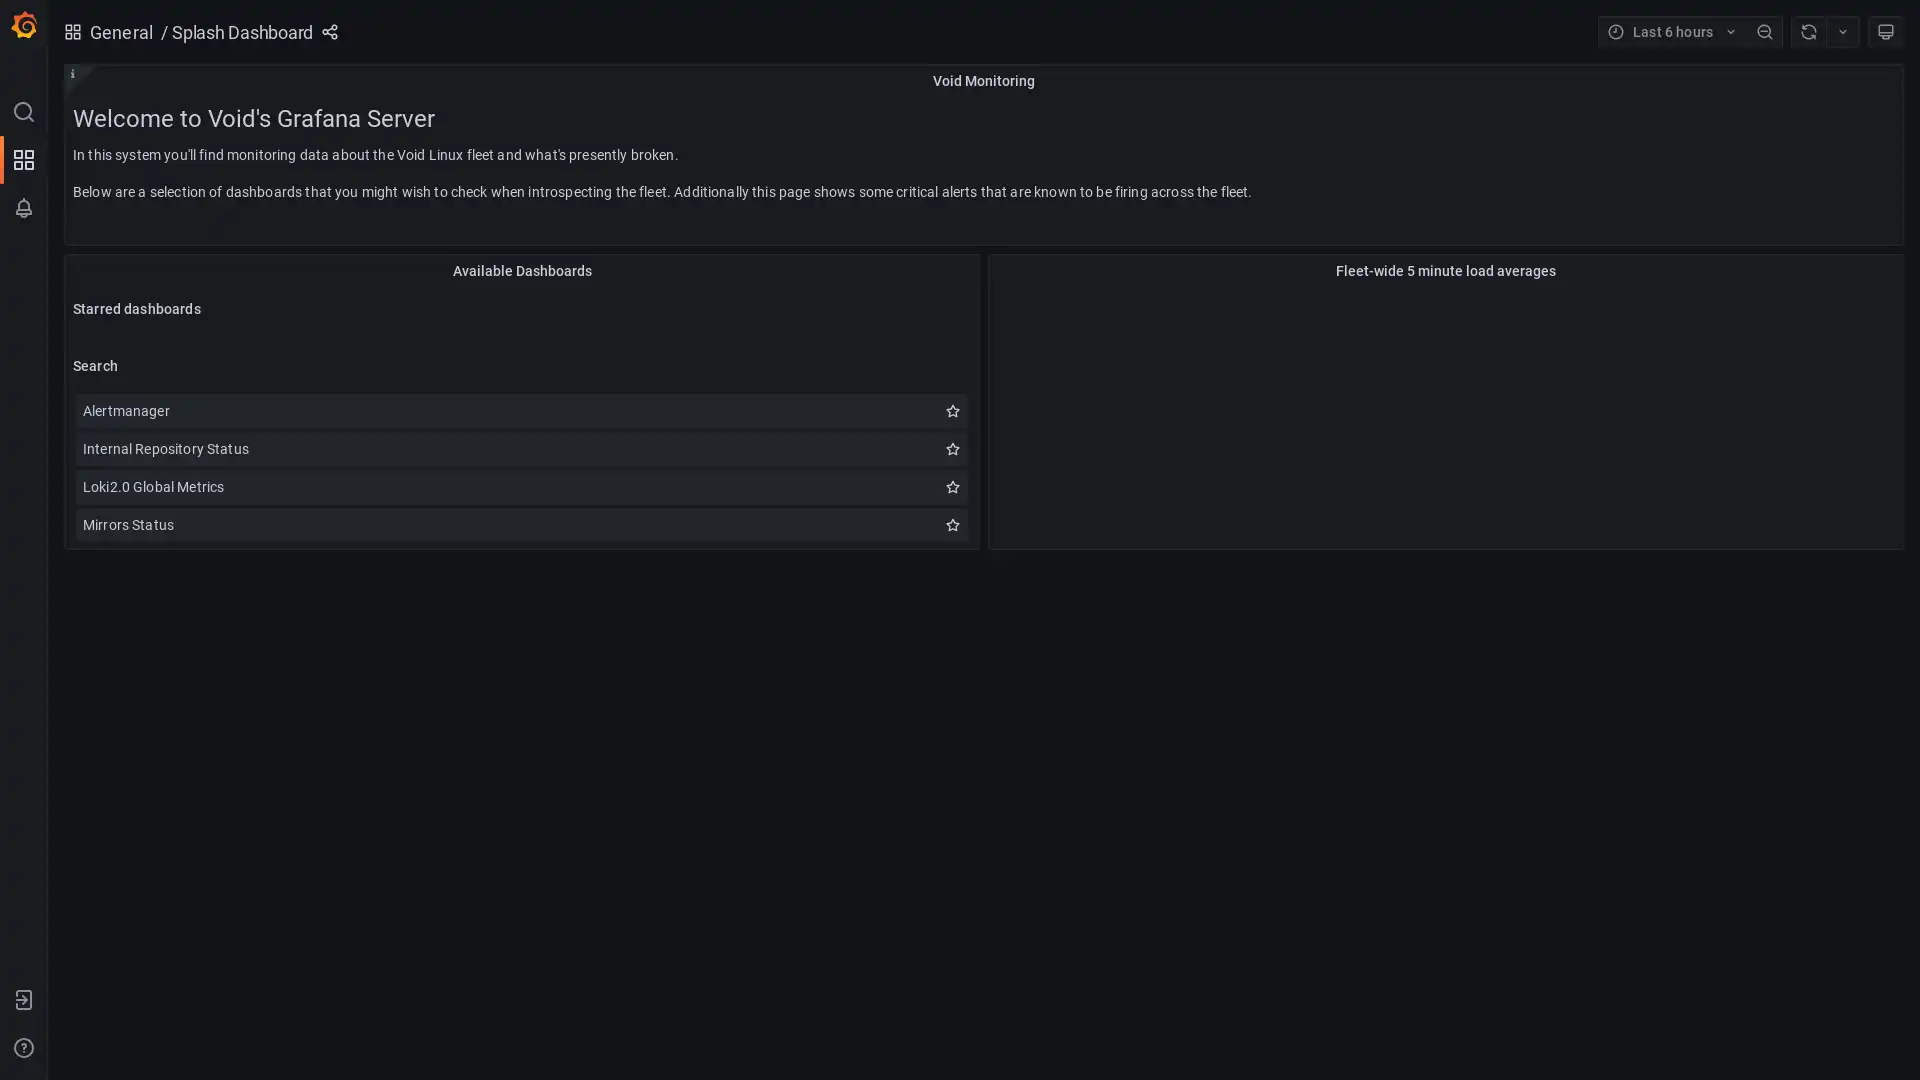 Image resolution: width=1920 pixels, height=1080 pixels. I want to click on Time range picker with current time range Last 6 hours selected, so click(1672, 31).